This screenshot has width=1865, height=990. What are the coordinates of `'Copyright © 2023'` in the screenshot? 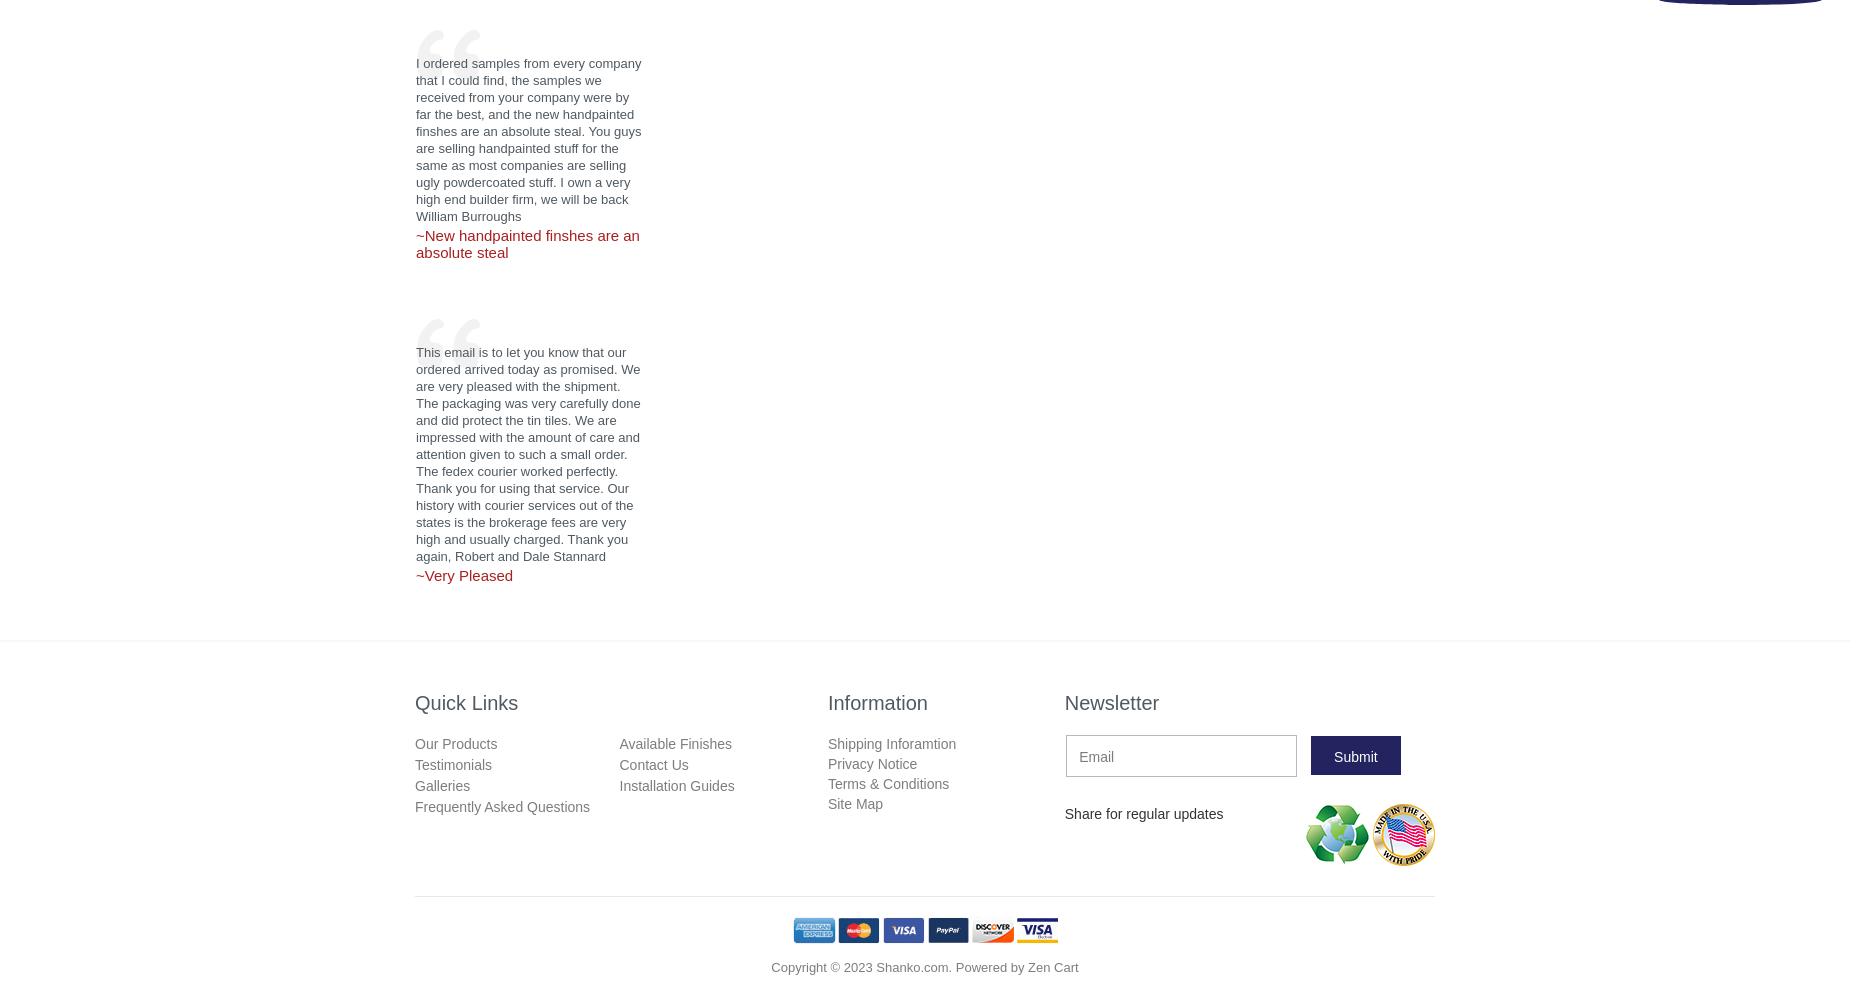 It's located at (822, 966).